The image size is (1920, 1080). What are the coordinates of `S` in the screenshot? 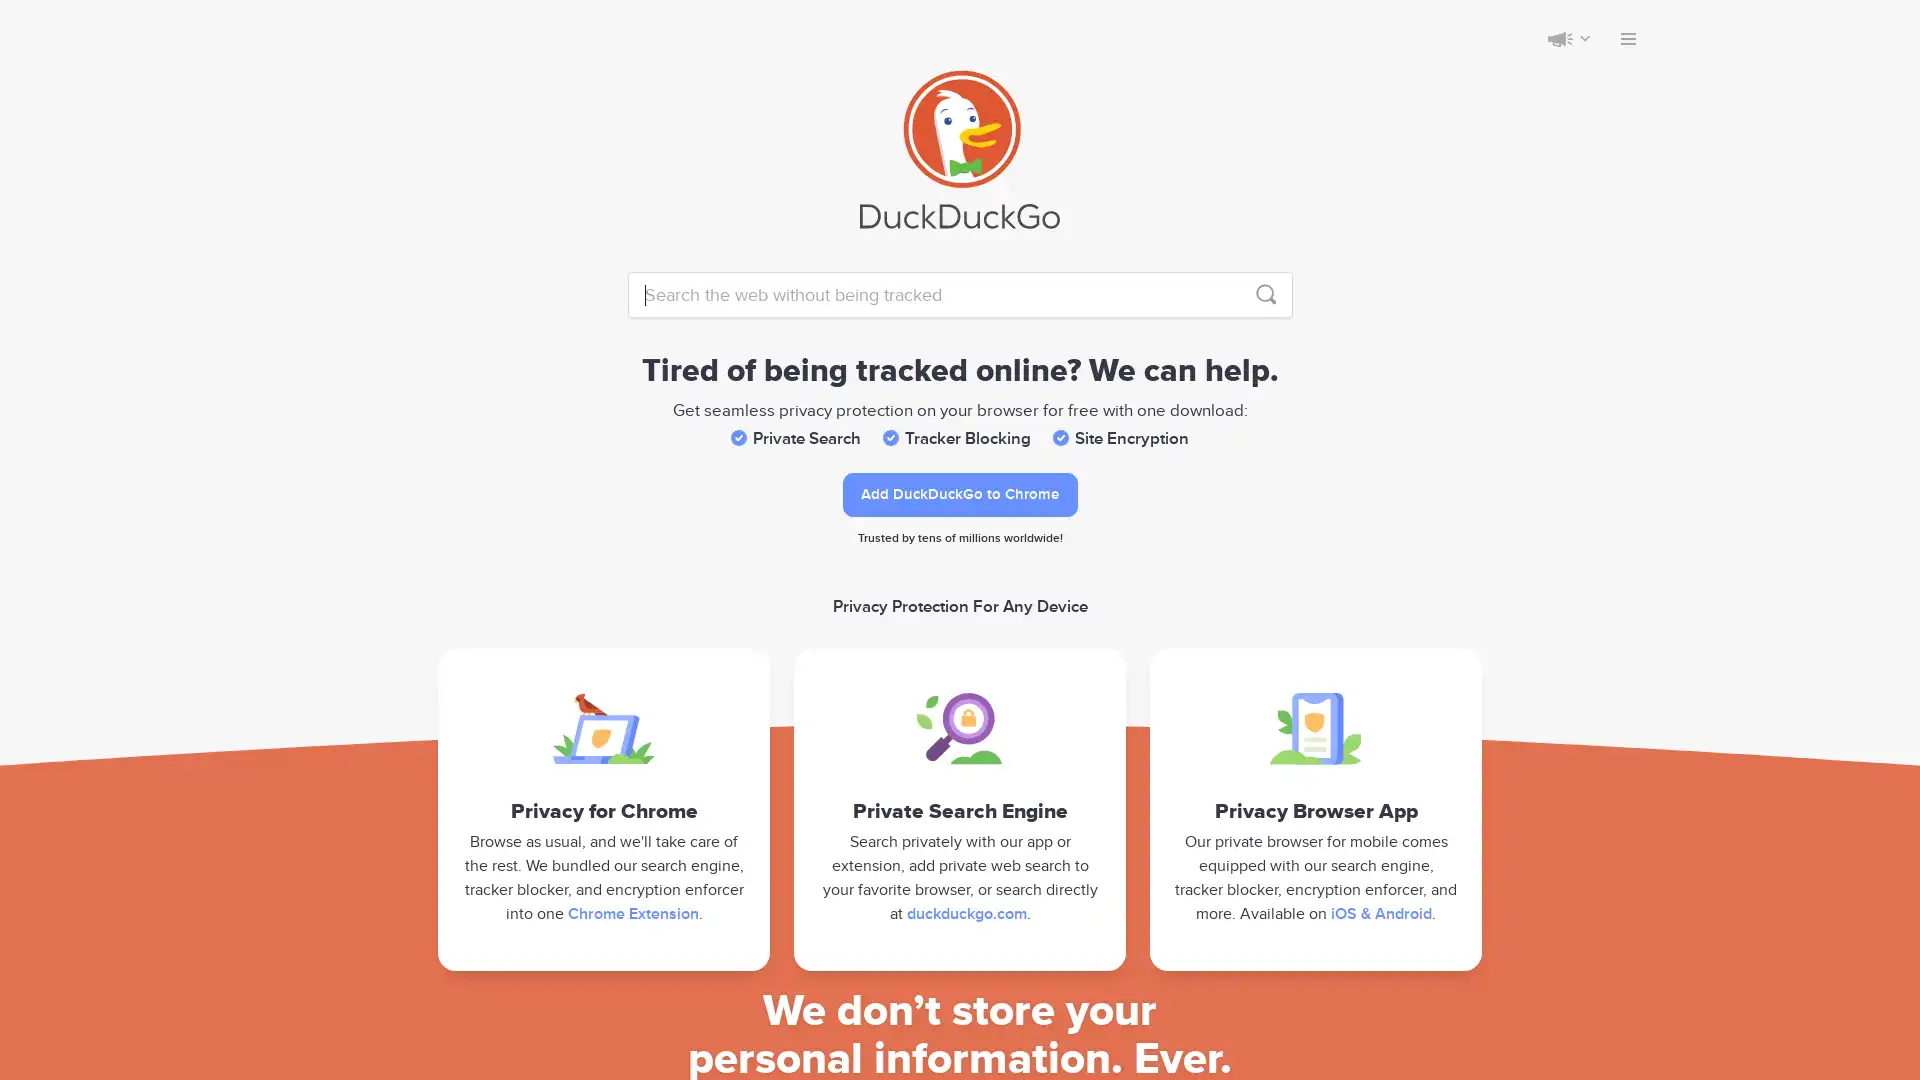 It's located at (1265, 294).